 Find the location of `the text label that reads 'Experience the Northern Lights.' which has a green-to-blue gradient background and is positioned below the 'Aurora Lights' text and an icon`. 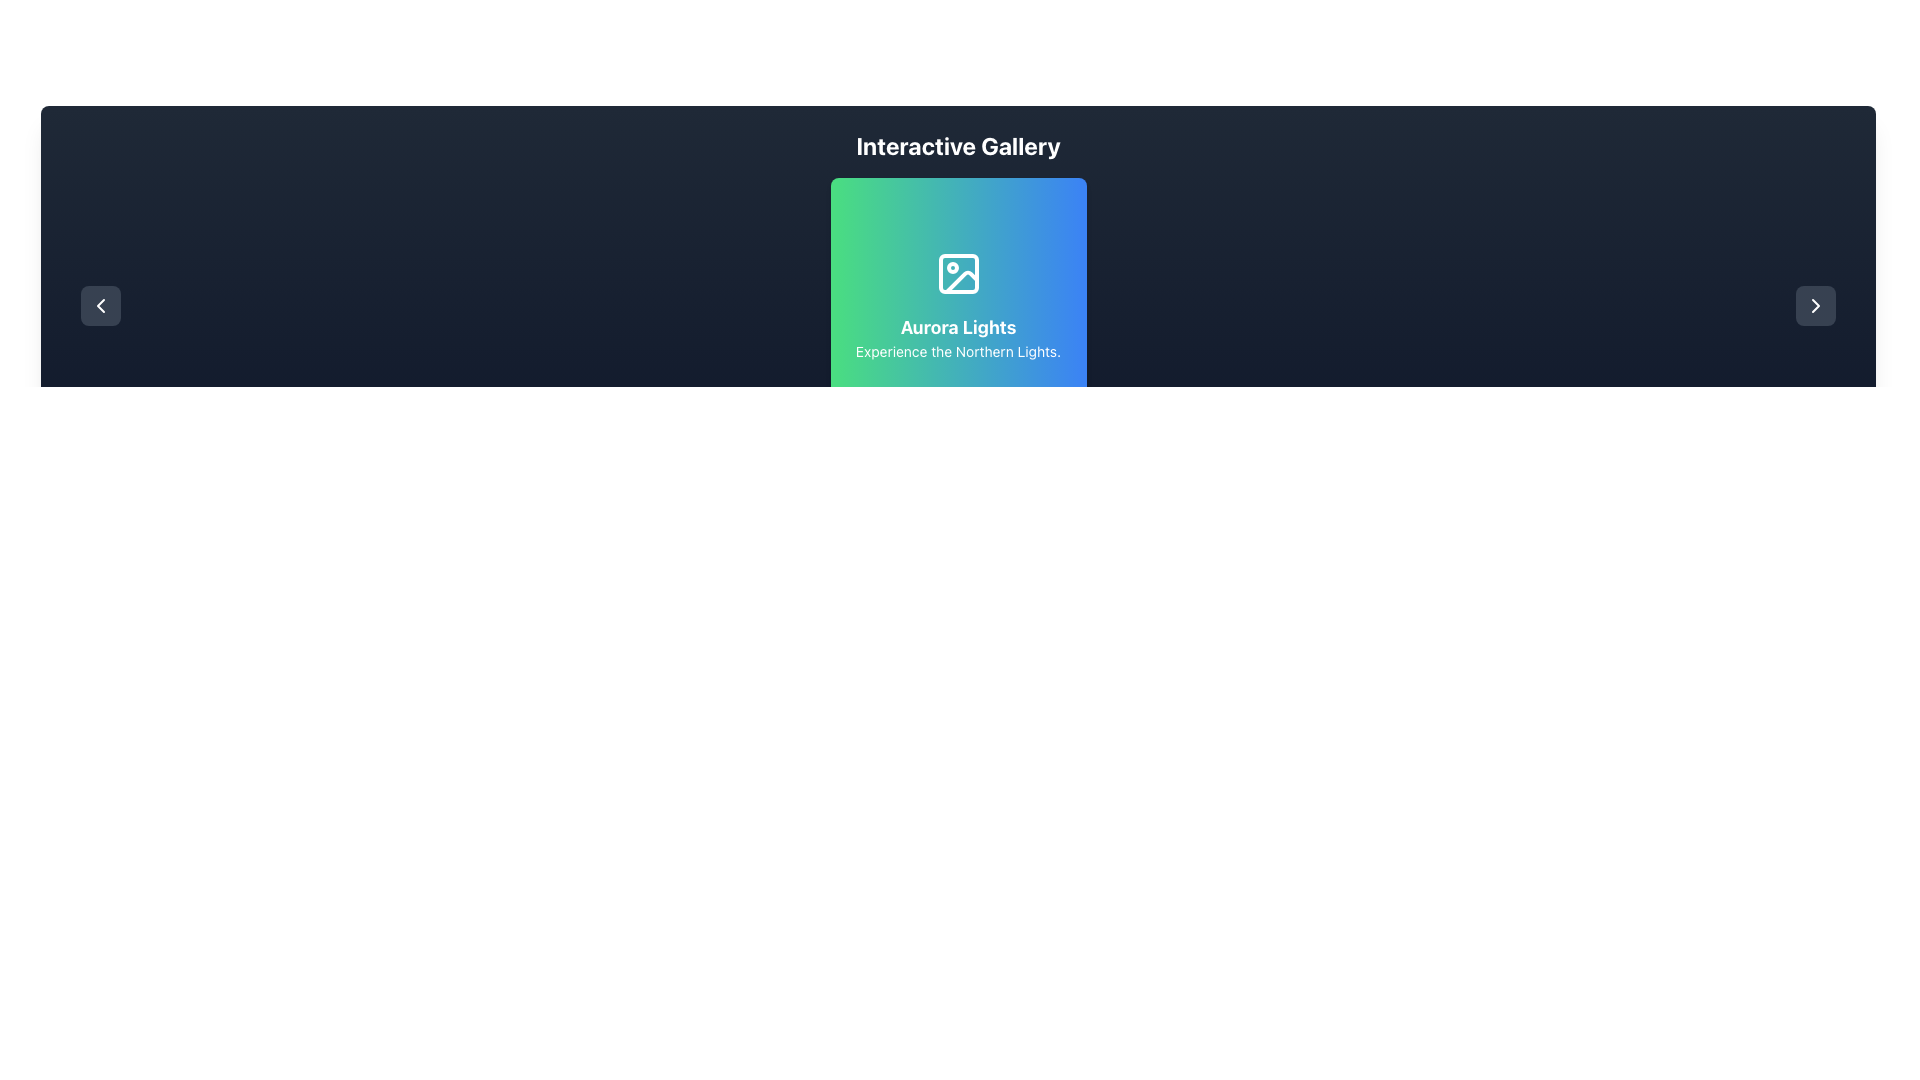

the text label that reads 'Experience the Northern Lights.' which has a green-to-blue gradient background and is positioned below the 'Aurora Lights' text and an icon is located at coordinates (957, 350).